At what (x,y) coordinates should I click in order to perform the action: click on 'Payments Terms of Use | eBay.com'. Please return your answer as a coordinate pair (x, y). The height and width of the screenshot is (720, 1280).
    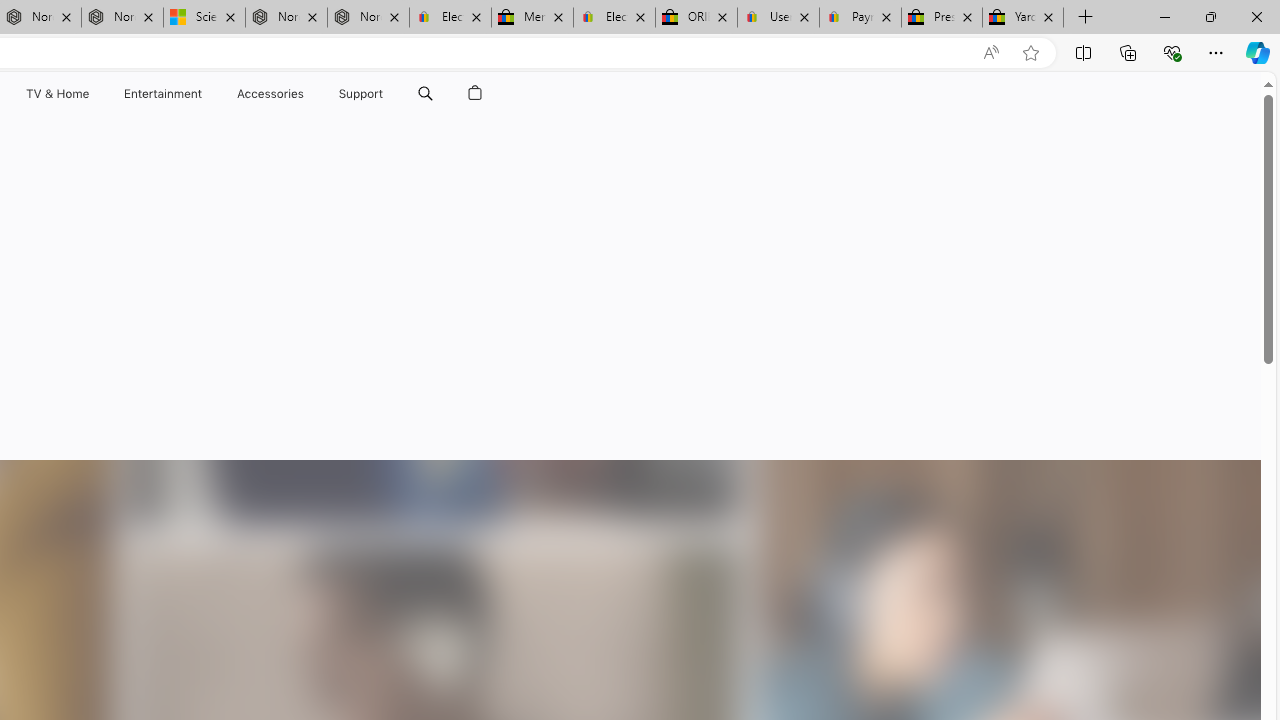
    Looking at the image, I should click on (860, 17).